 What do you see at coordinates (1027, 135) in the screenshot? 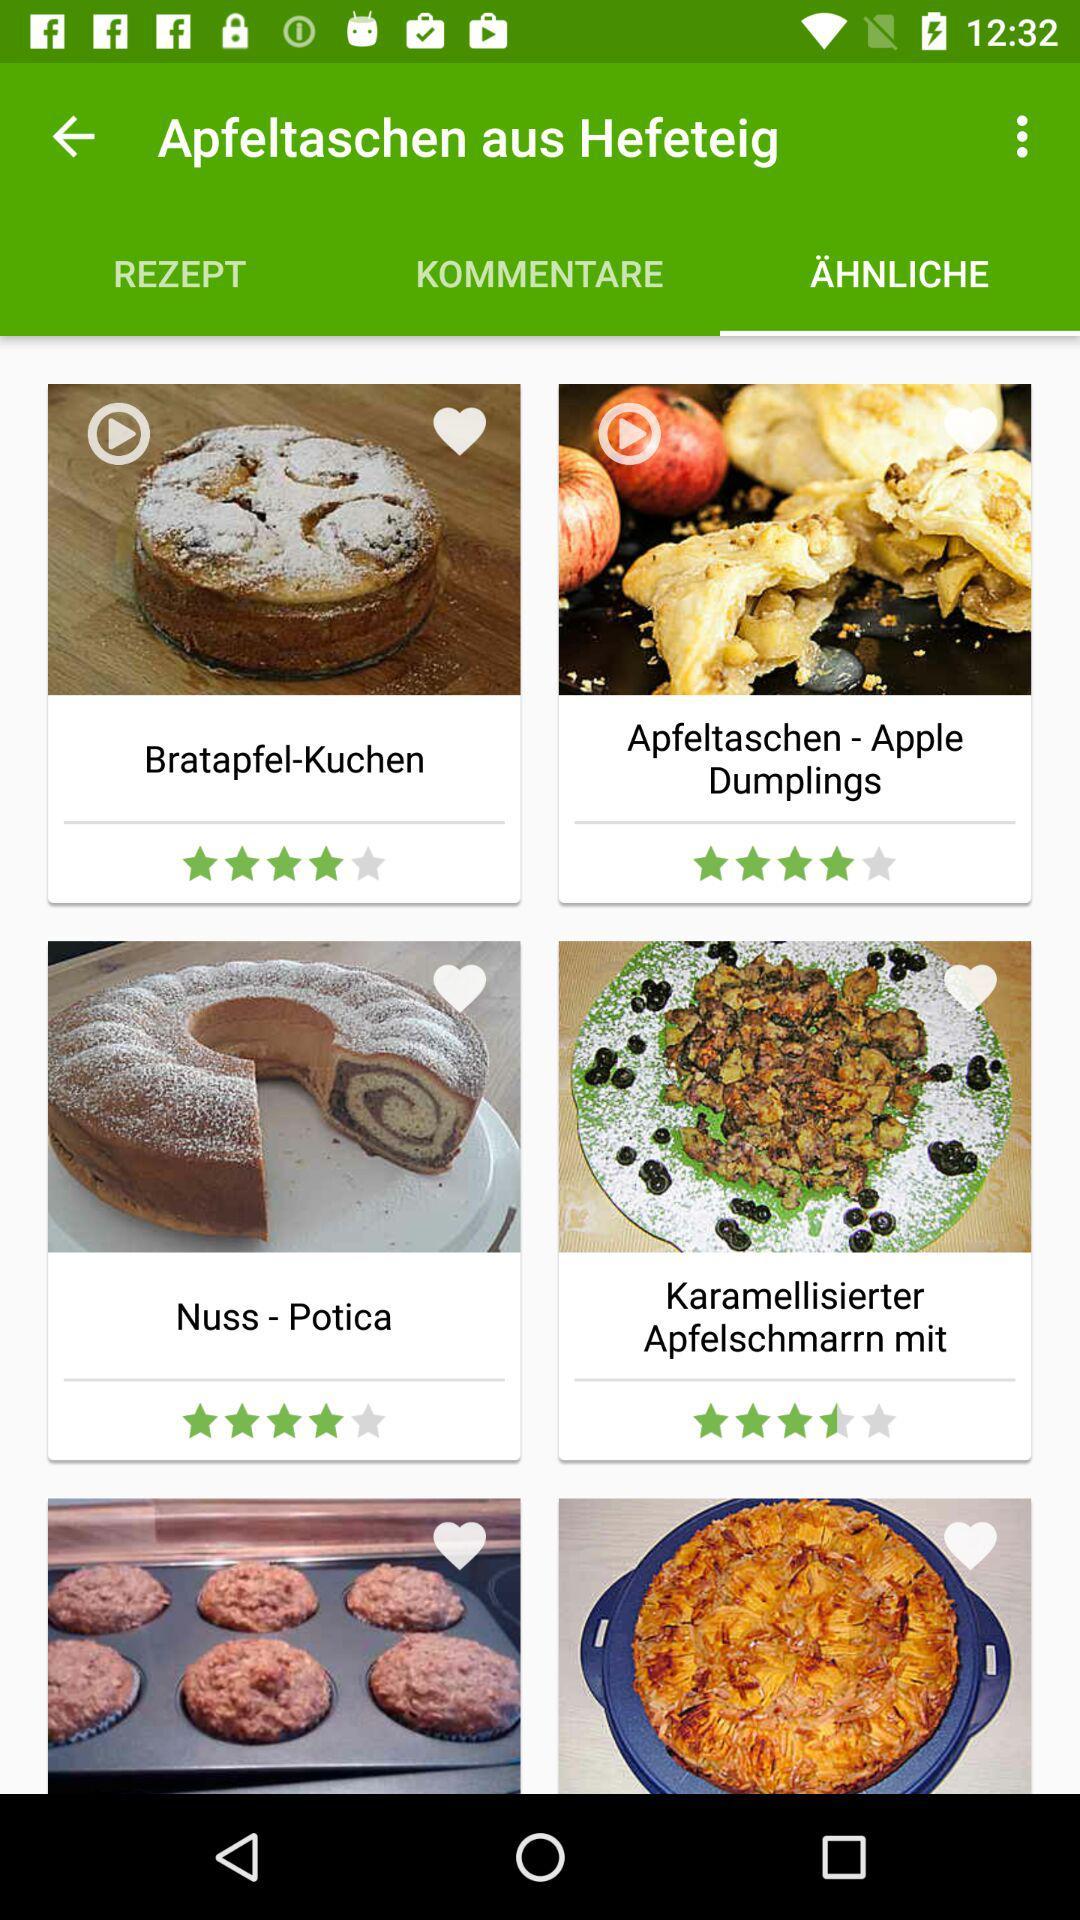
I see `the icon to the right of apfeltaschen aus hefeteig item` at bounding box center [1027, 135].